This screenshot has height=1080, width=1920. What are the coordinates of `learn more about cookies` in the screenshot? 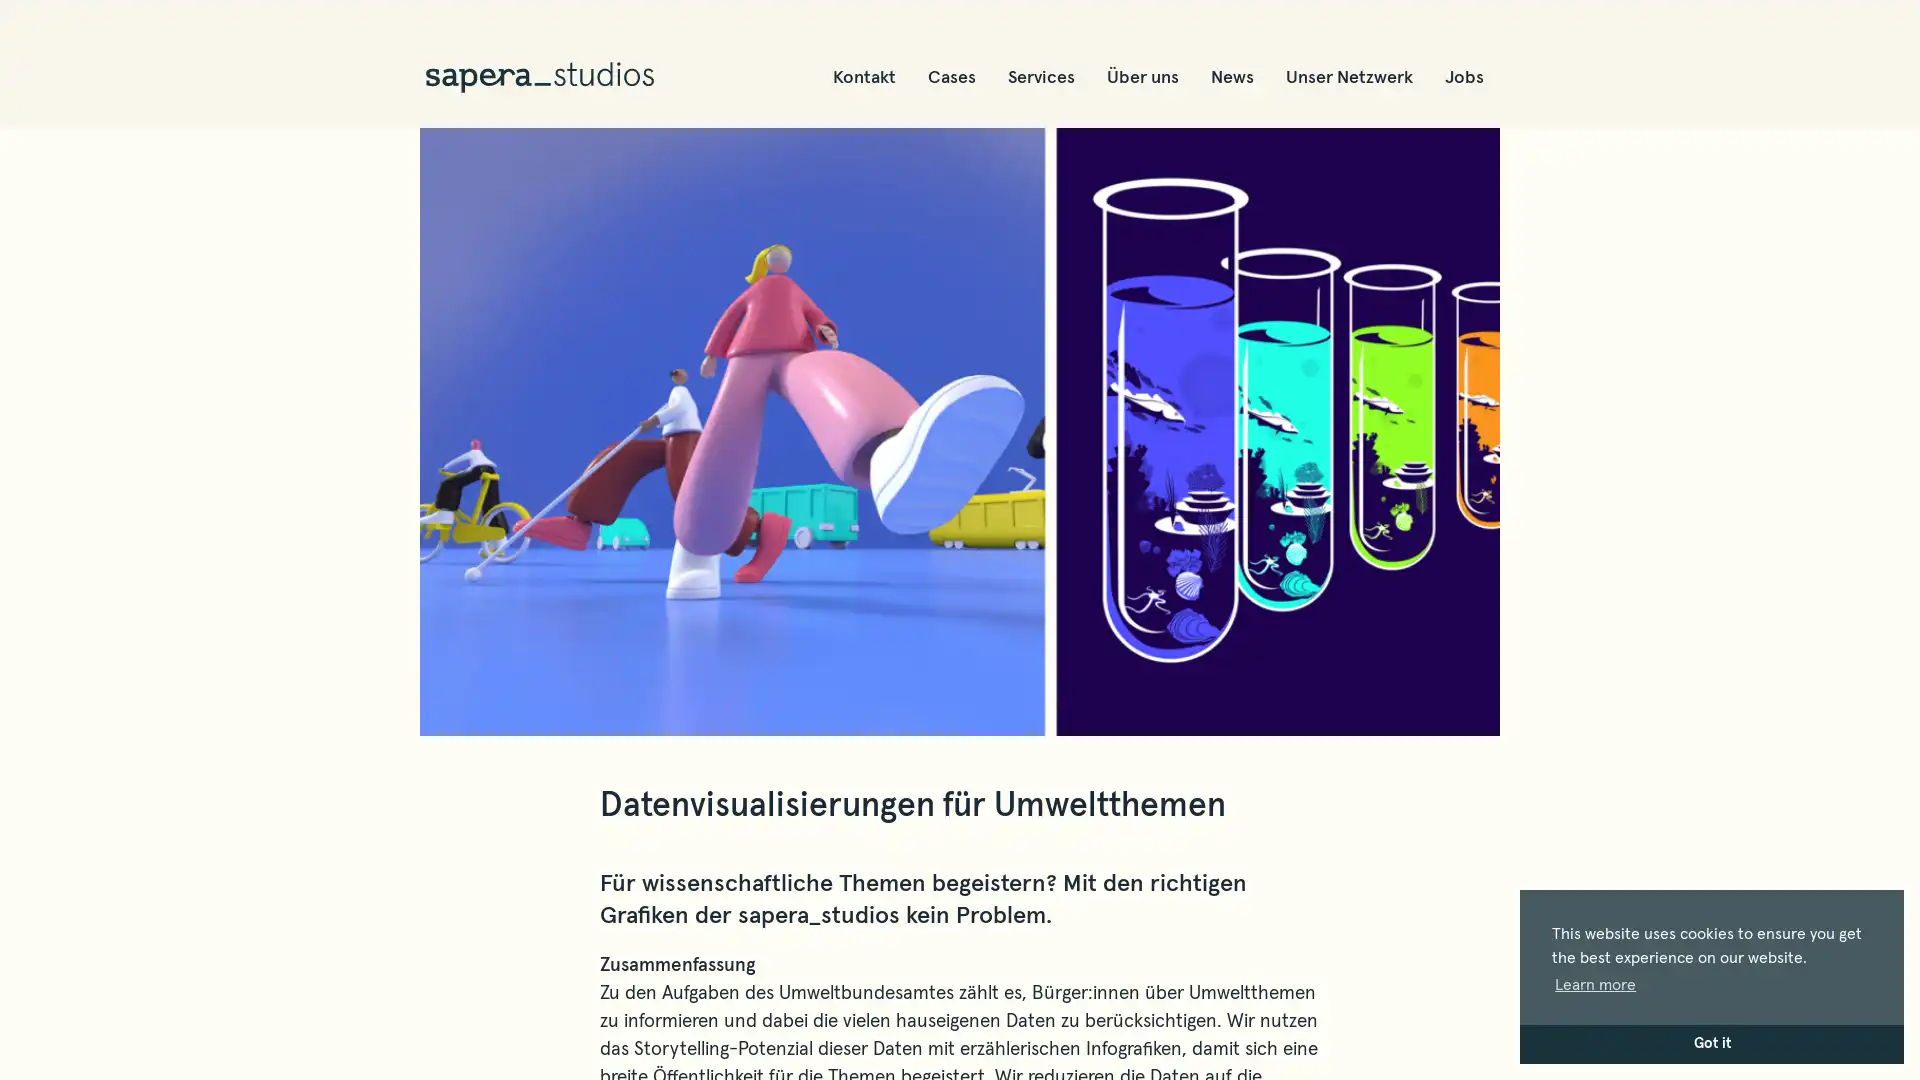 It's located at (1594, 983).